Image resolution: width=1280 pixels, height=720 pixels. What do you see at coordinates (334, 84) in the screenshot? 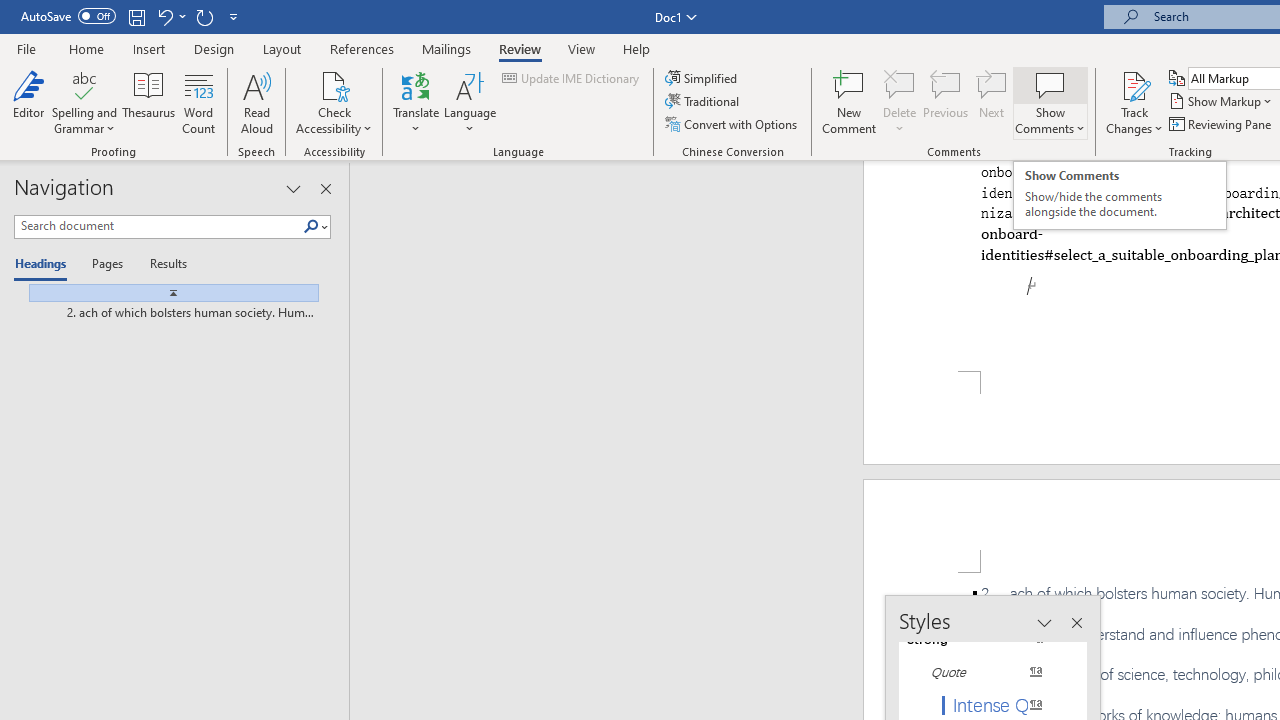
I see `'Check Accessibility'` at bounding box center [334, 84].